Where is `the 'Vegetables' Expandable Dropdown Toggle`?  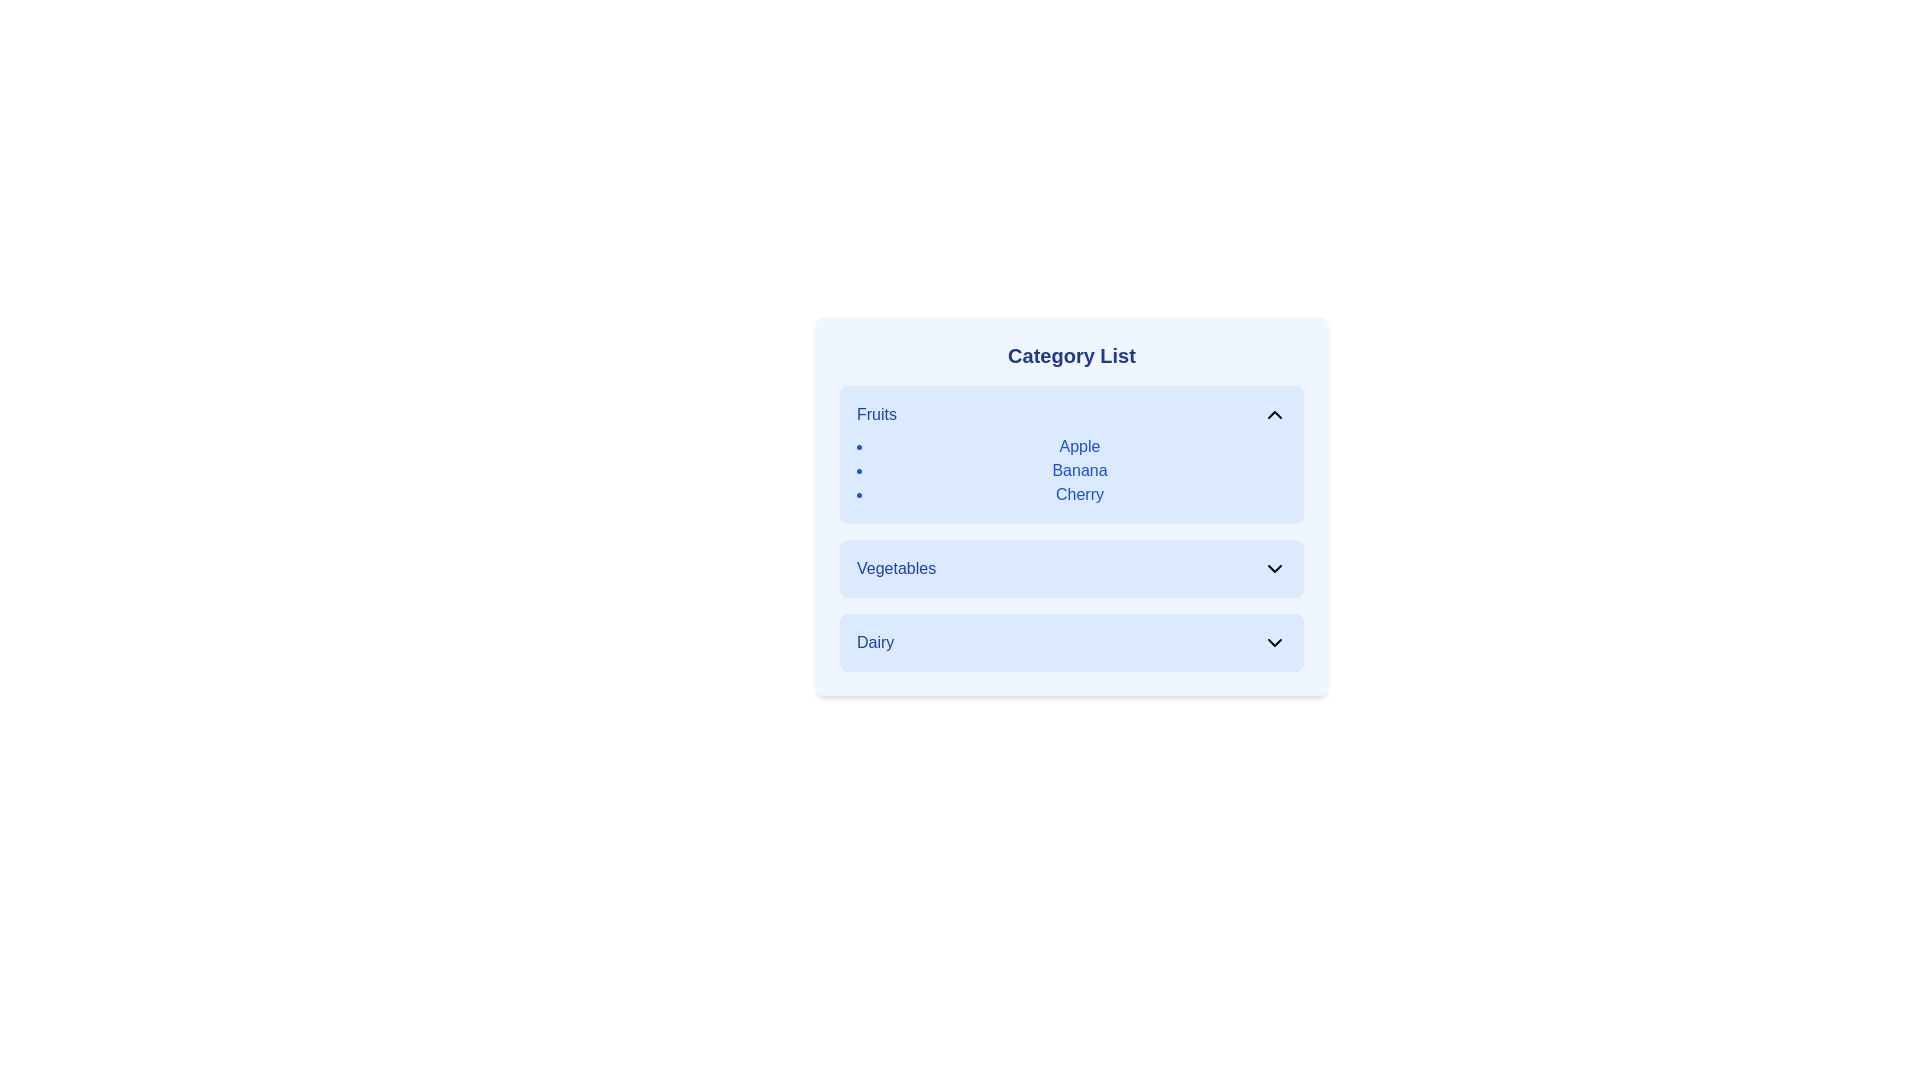 the 'Vegetables' Expandable Dropdown Toggle is located at coordinates (1070, 569).